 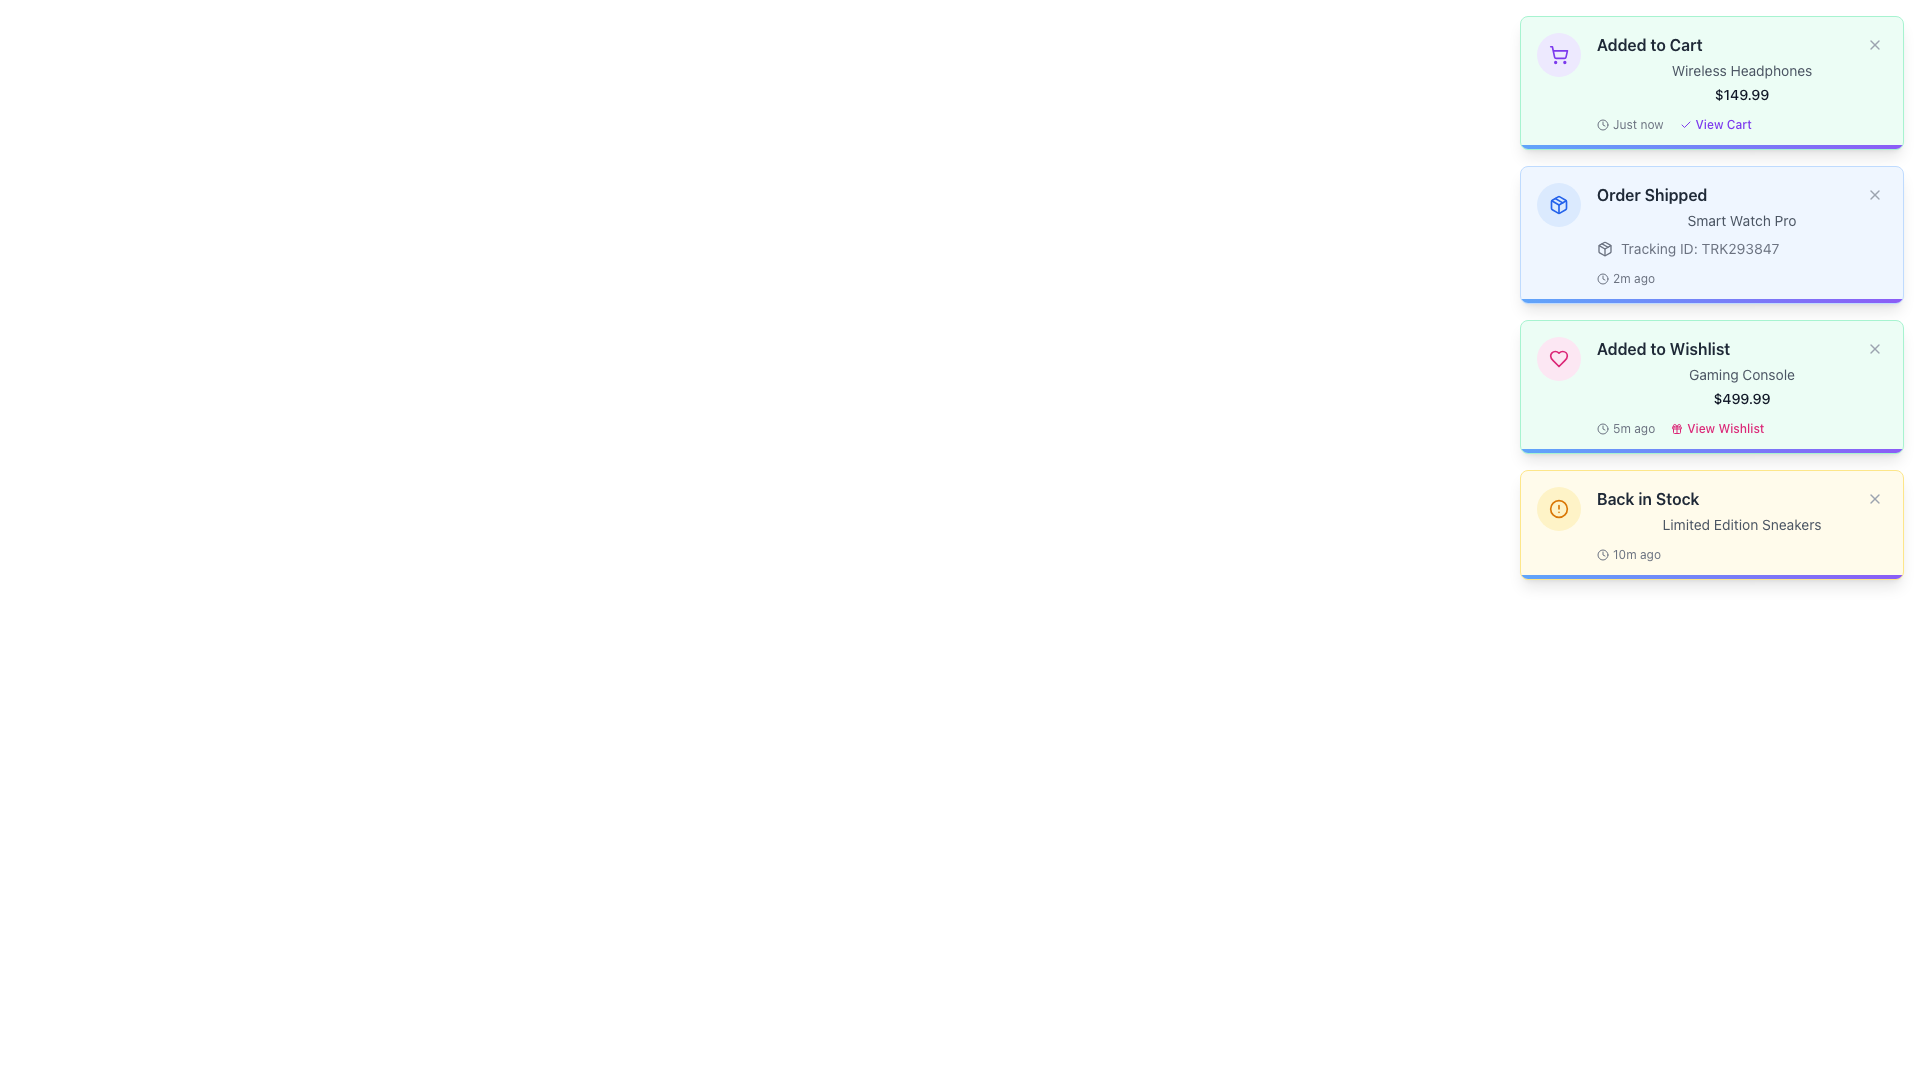 I want to click on the time elapsed icon located at the bottom-left corner of the 'Order Shipped' box, just before the text '2m ago', so click(x=1603, y=278).